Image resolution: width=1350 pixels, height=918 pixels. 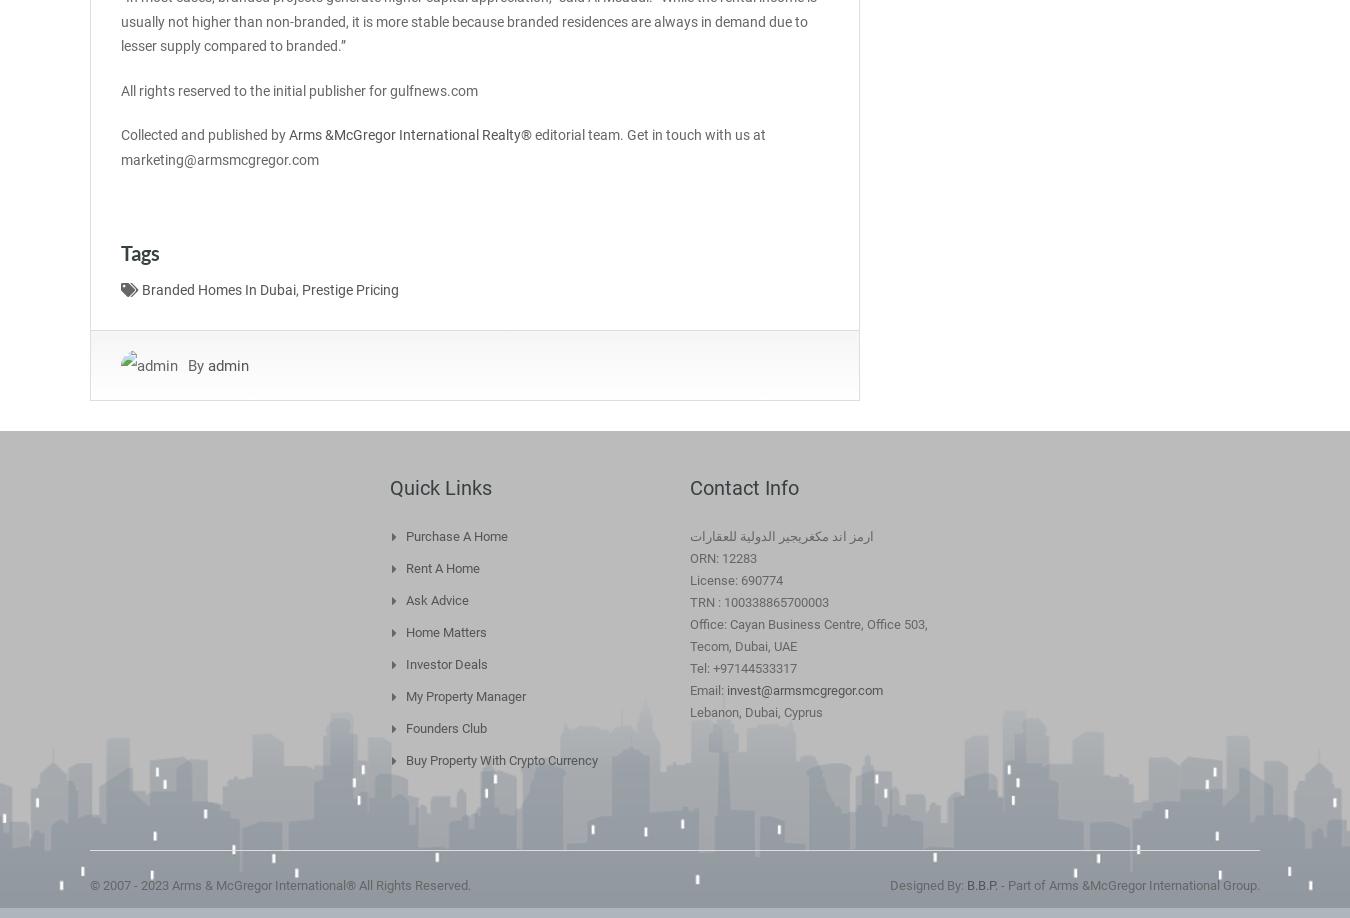 I want to click on 'admin', so click(x=227, y=364).